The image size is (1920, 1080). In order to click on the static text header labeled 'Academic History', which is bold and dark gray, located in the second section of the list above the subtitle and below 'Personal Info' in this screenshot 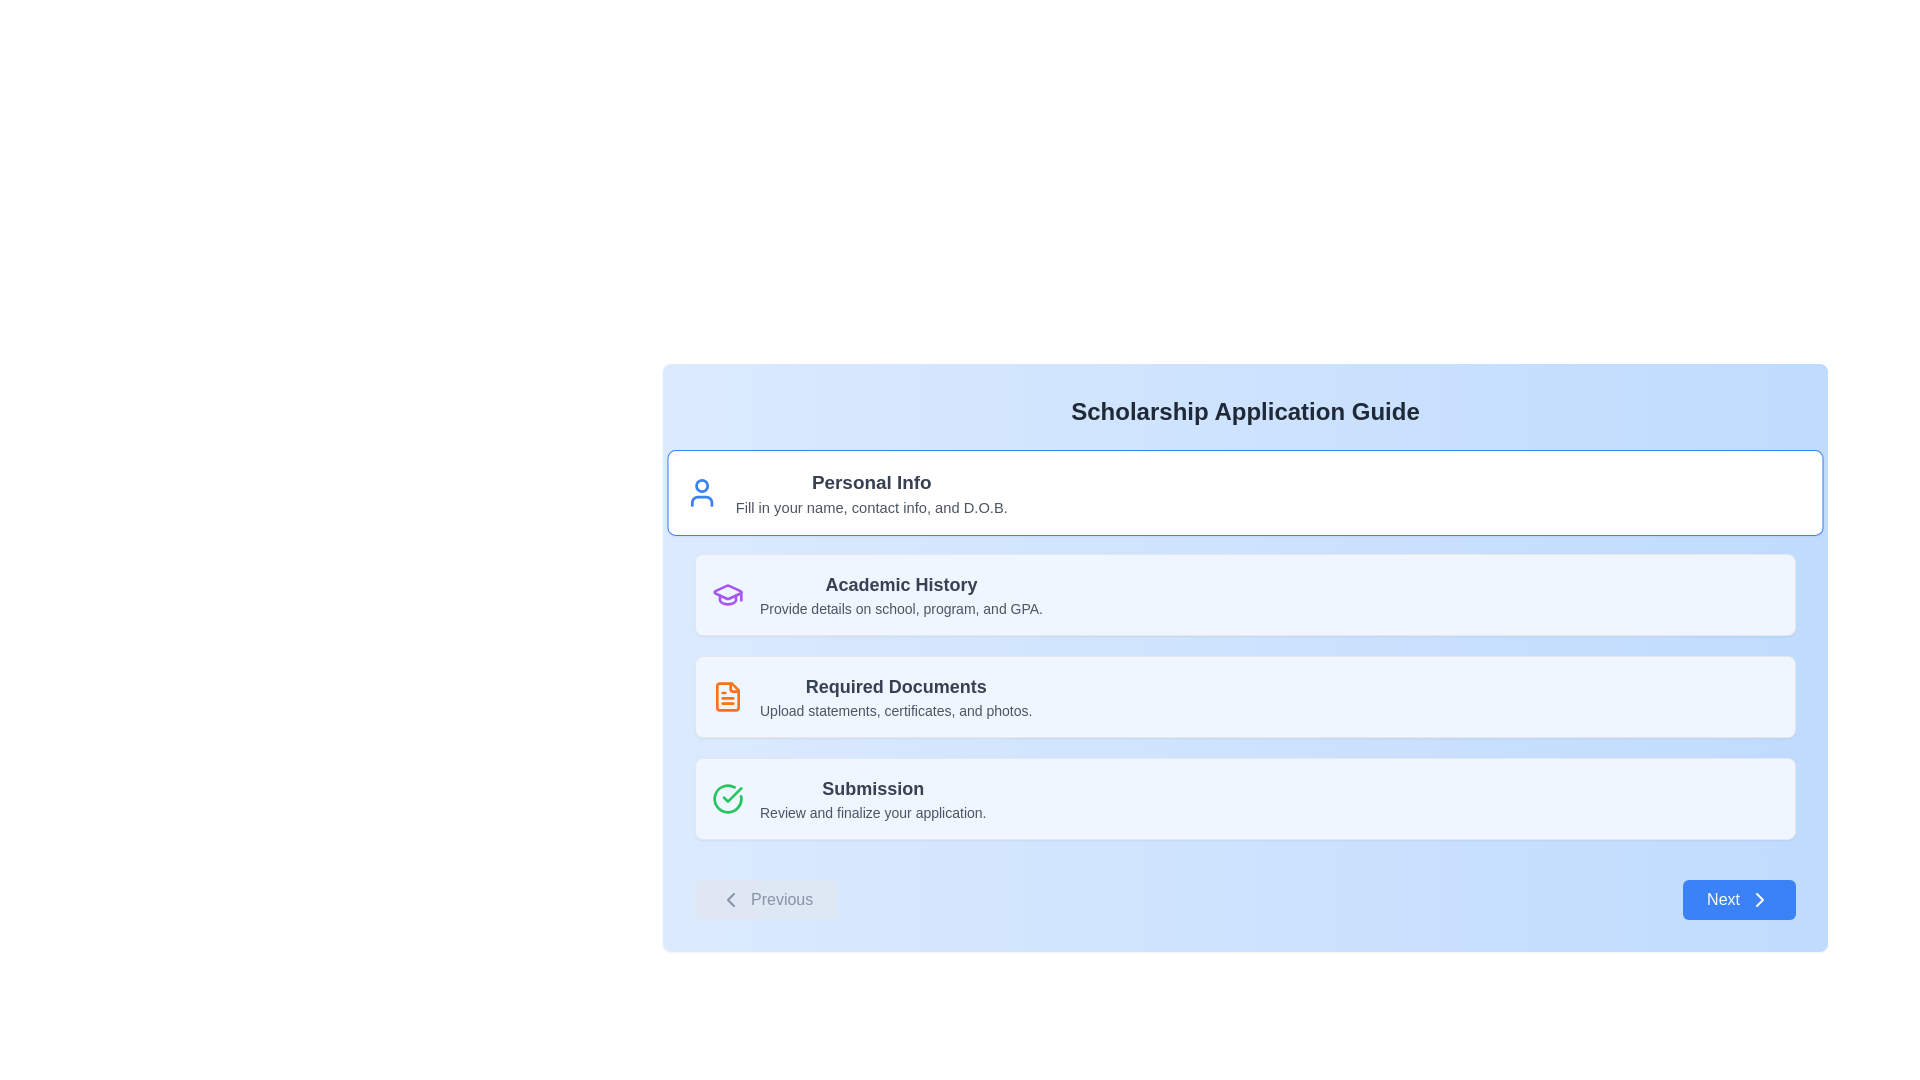, I will do `click(900, 585)`.